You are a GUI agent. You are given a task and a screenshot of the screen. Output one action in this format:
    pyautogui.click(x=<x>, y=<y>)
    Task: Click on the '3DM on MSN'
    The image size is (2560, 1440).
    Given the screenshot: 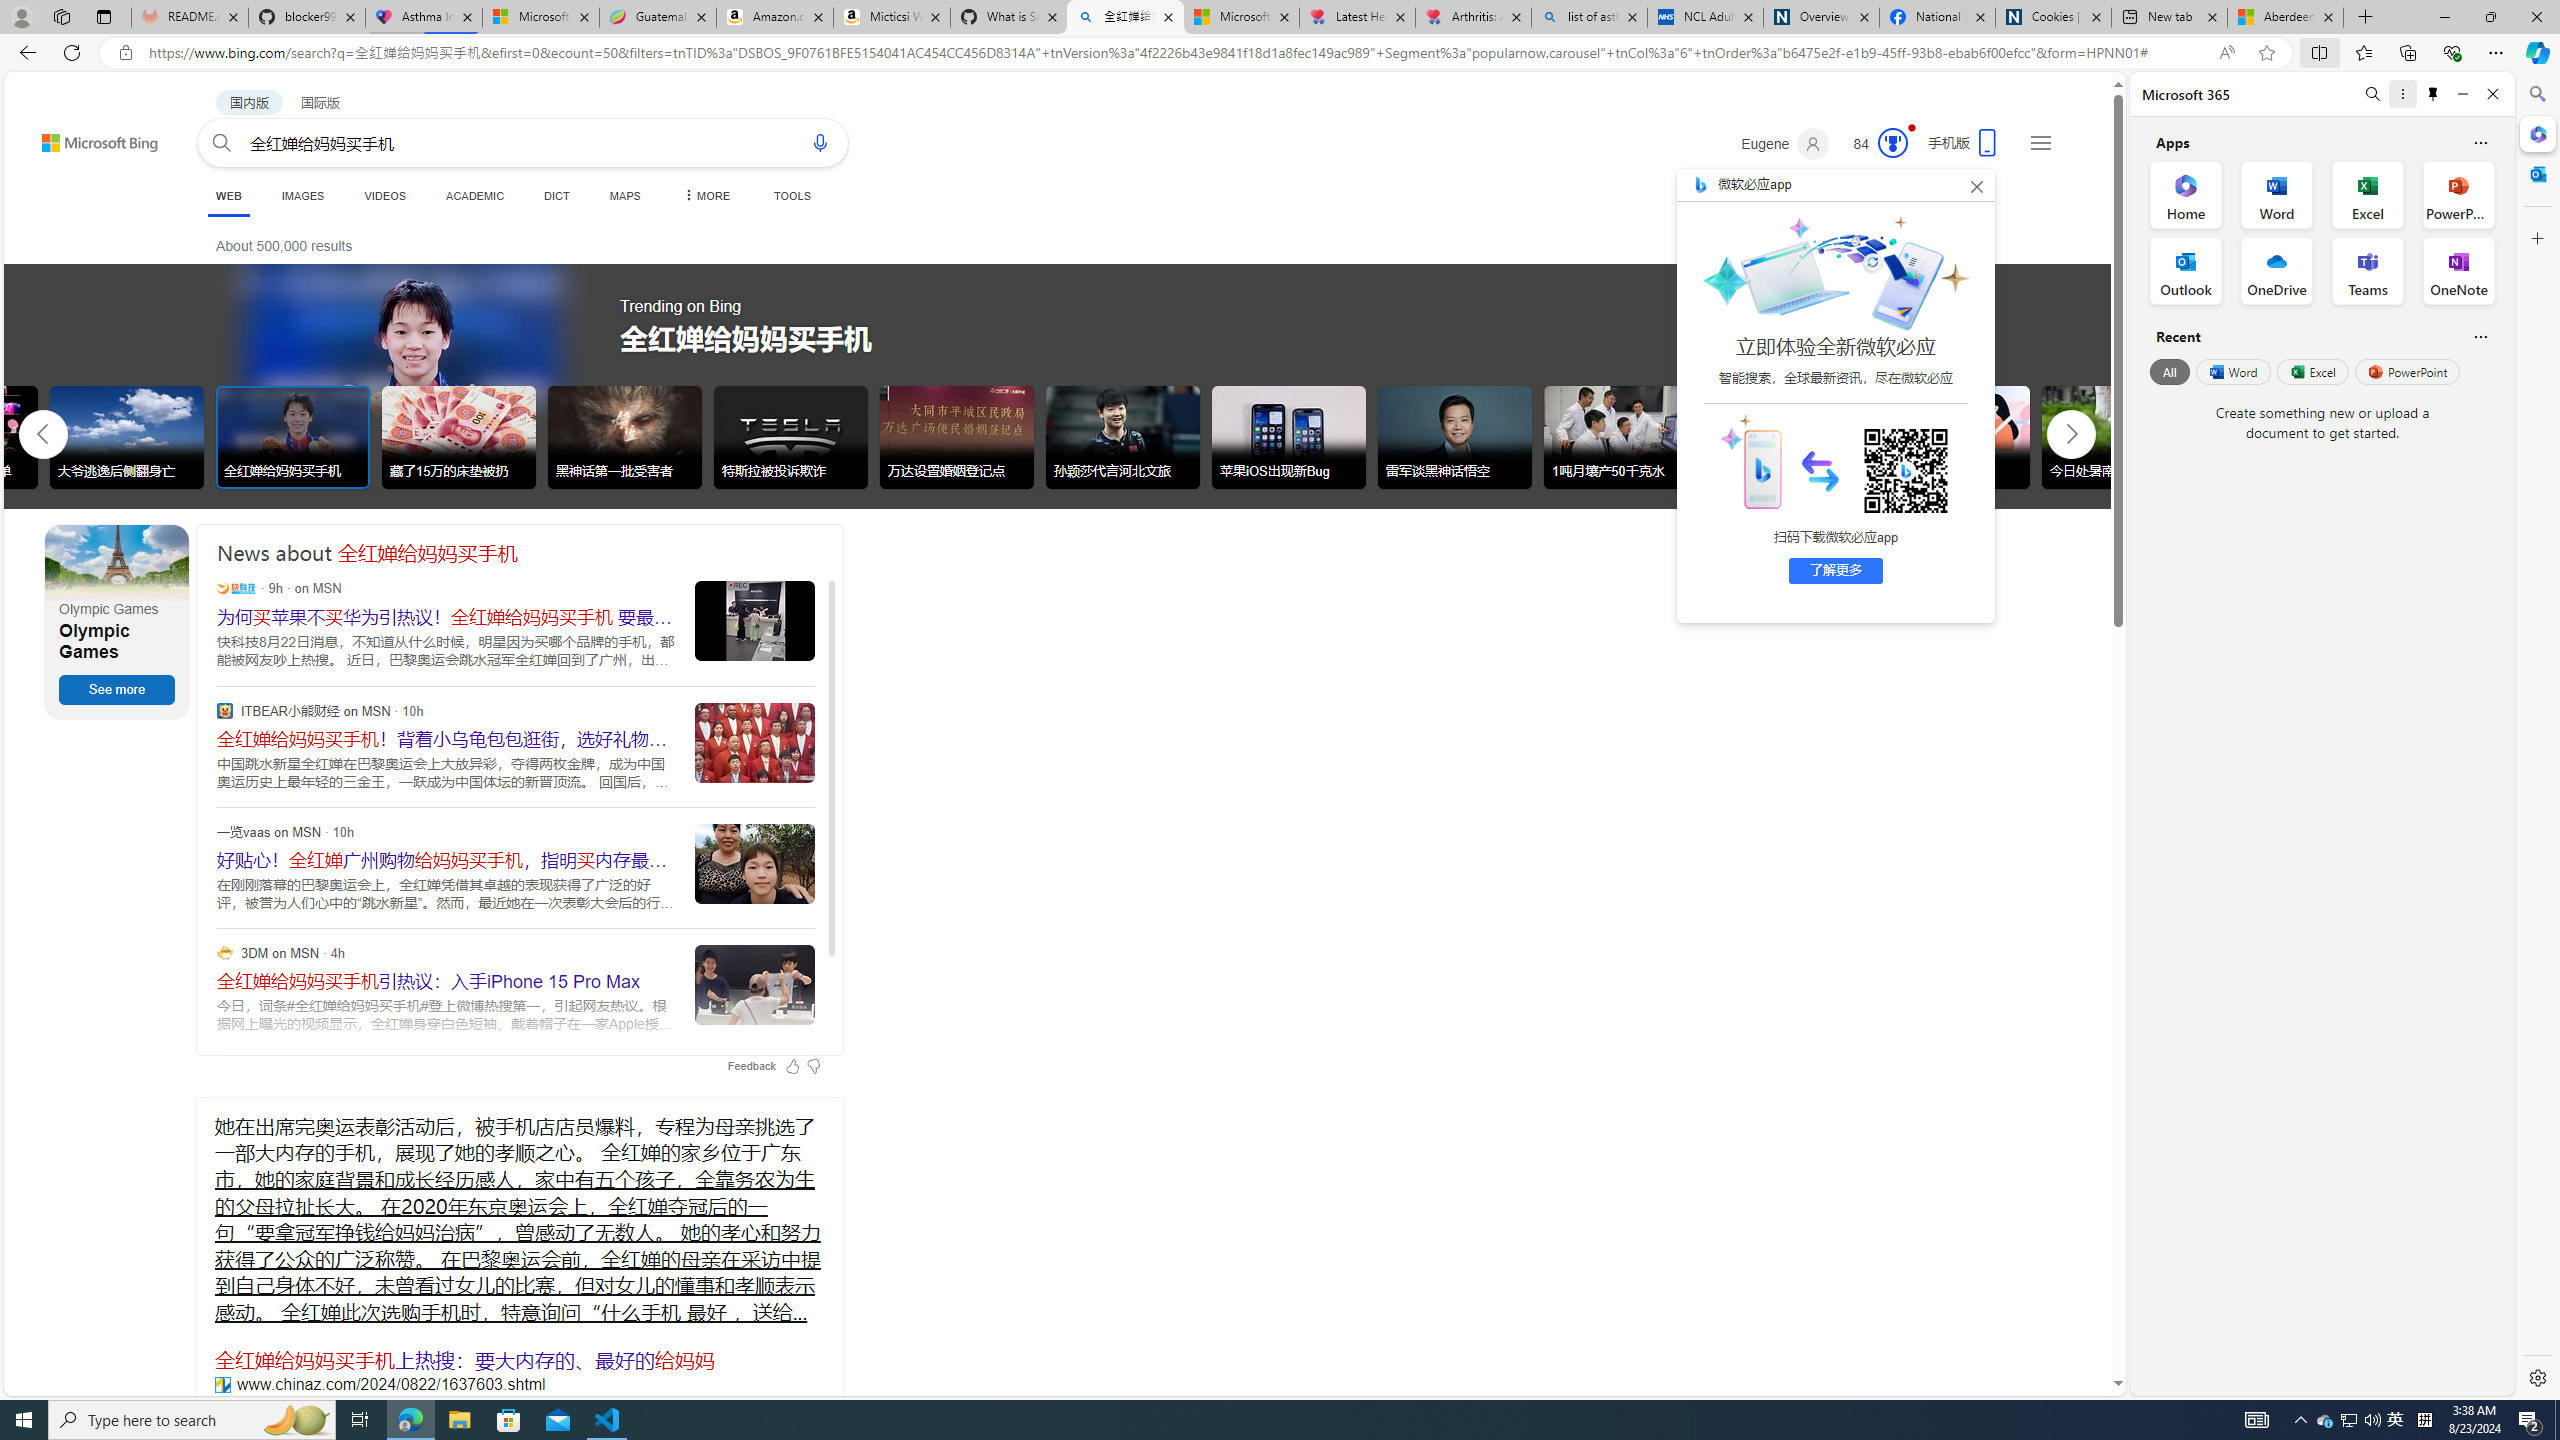 What is the action you would take?
    pyautogui.click(x=224, y=951)
    